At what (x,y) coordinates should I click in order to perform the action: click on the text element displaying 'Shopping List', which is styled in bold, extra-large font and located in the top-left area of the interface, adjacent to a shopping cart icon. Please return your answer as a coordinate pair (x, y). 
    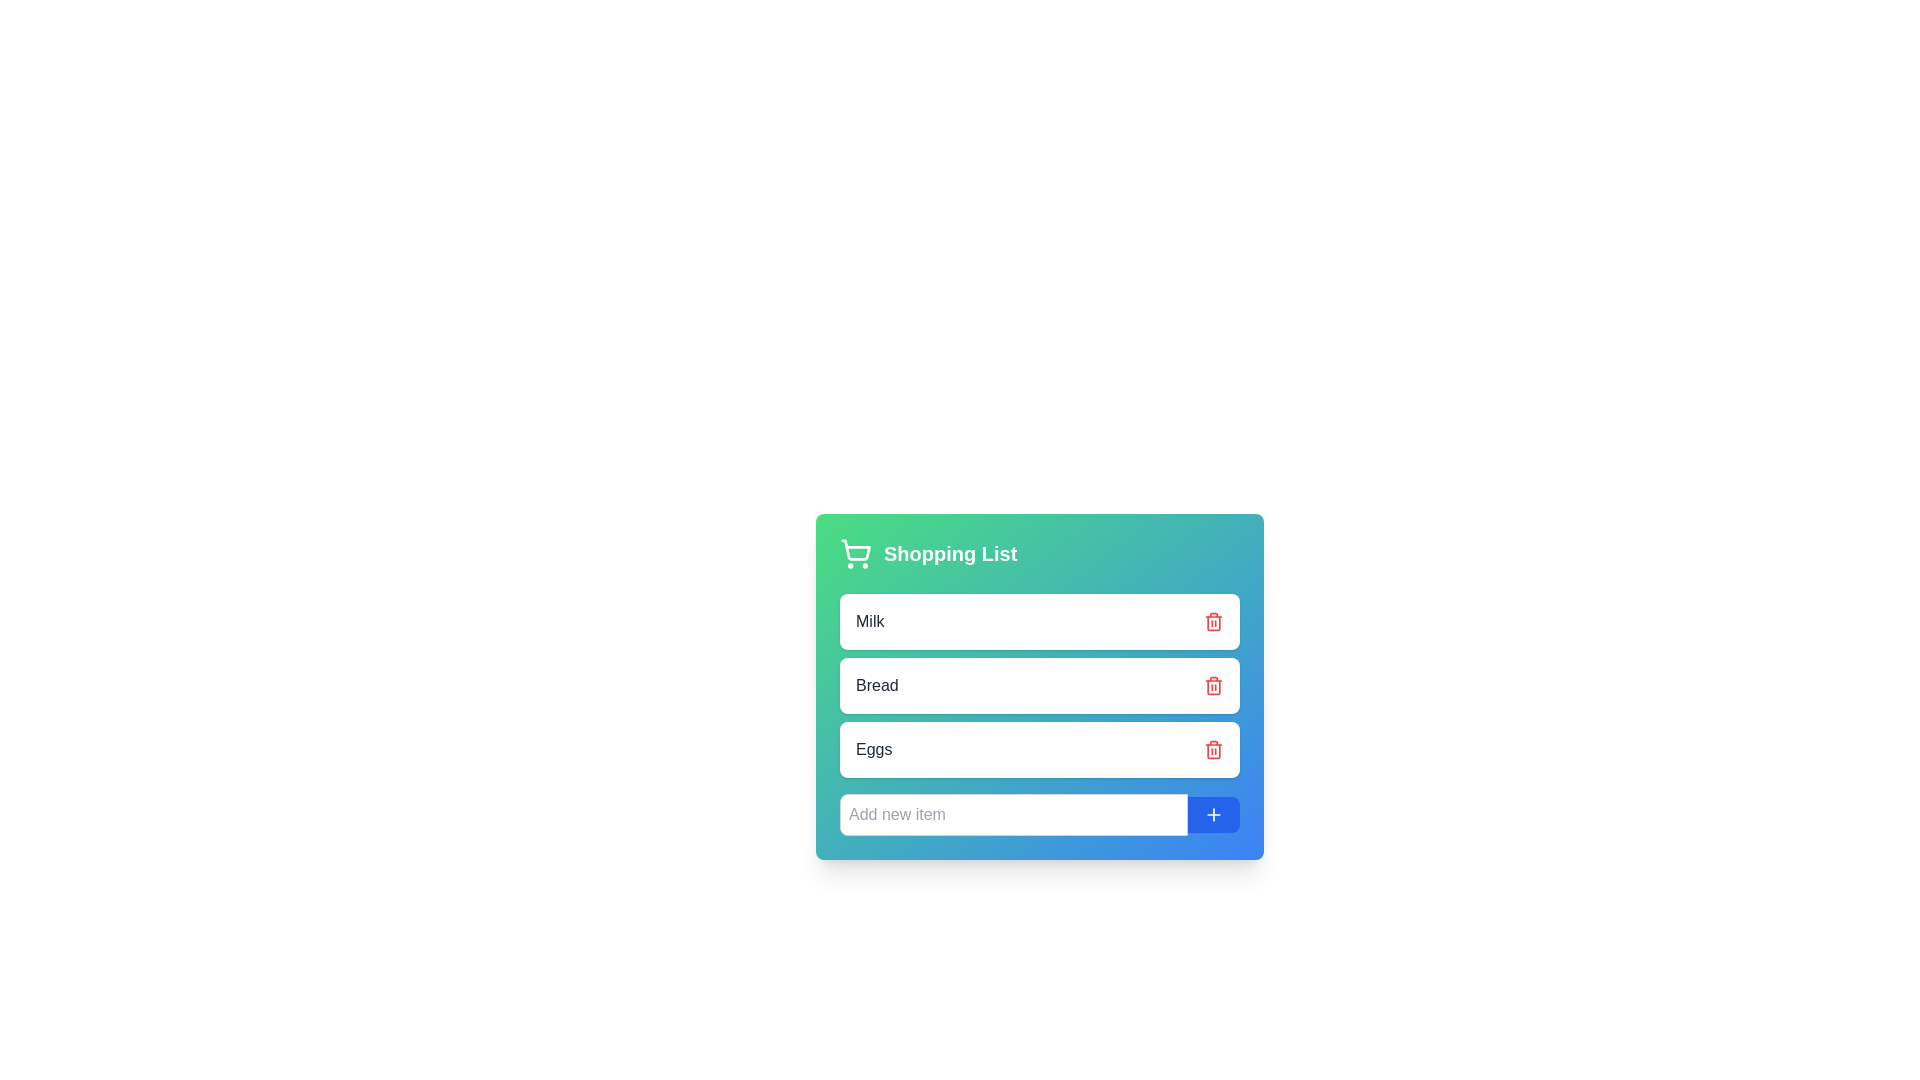
    Looking at the image, I should click on (949, 554).